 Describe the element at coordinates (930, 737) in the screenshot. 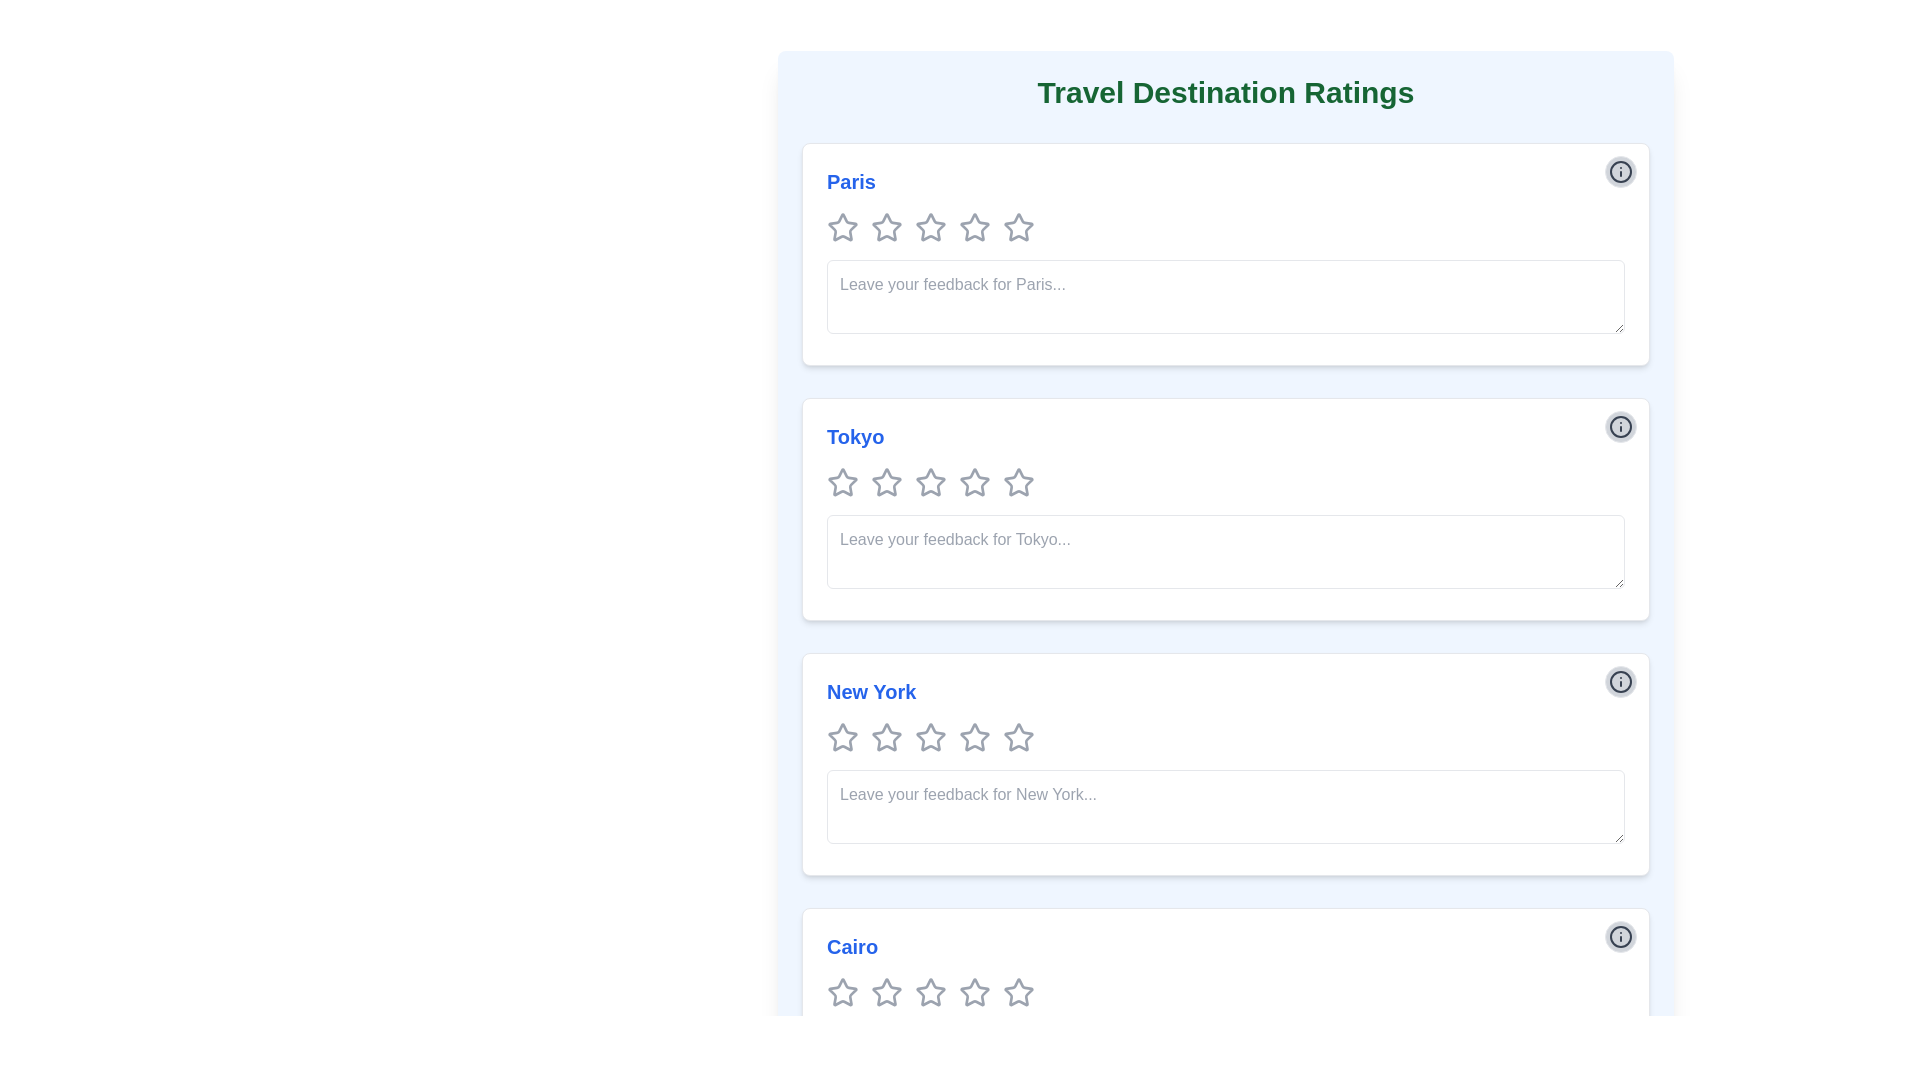

I see `the fourth star-shaped rating icon in gray, located` at that location.